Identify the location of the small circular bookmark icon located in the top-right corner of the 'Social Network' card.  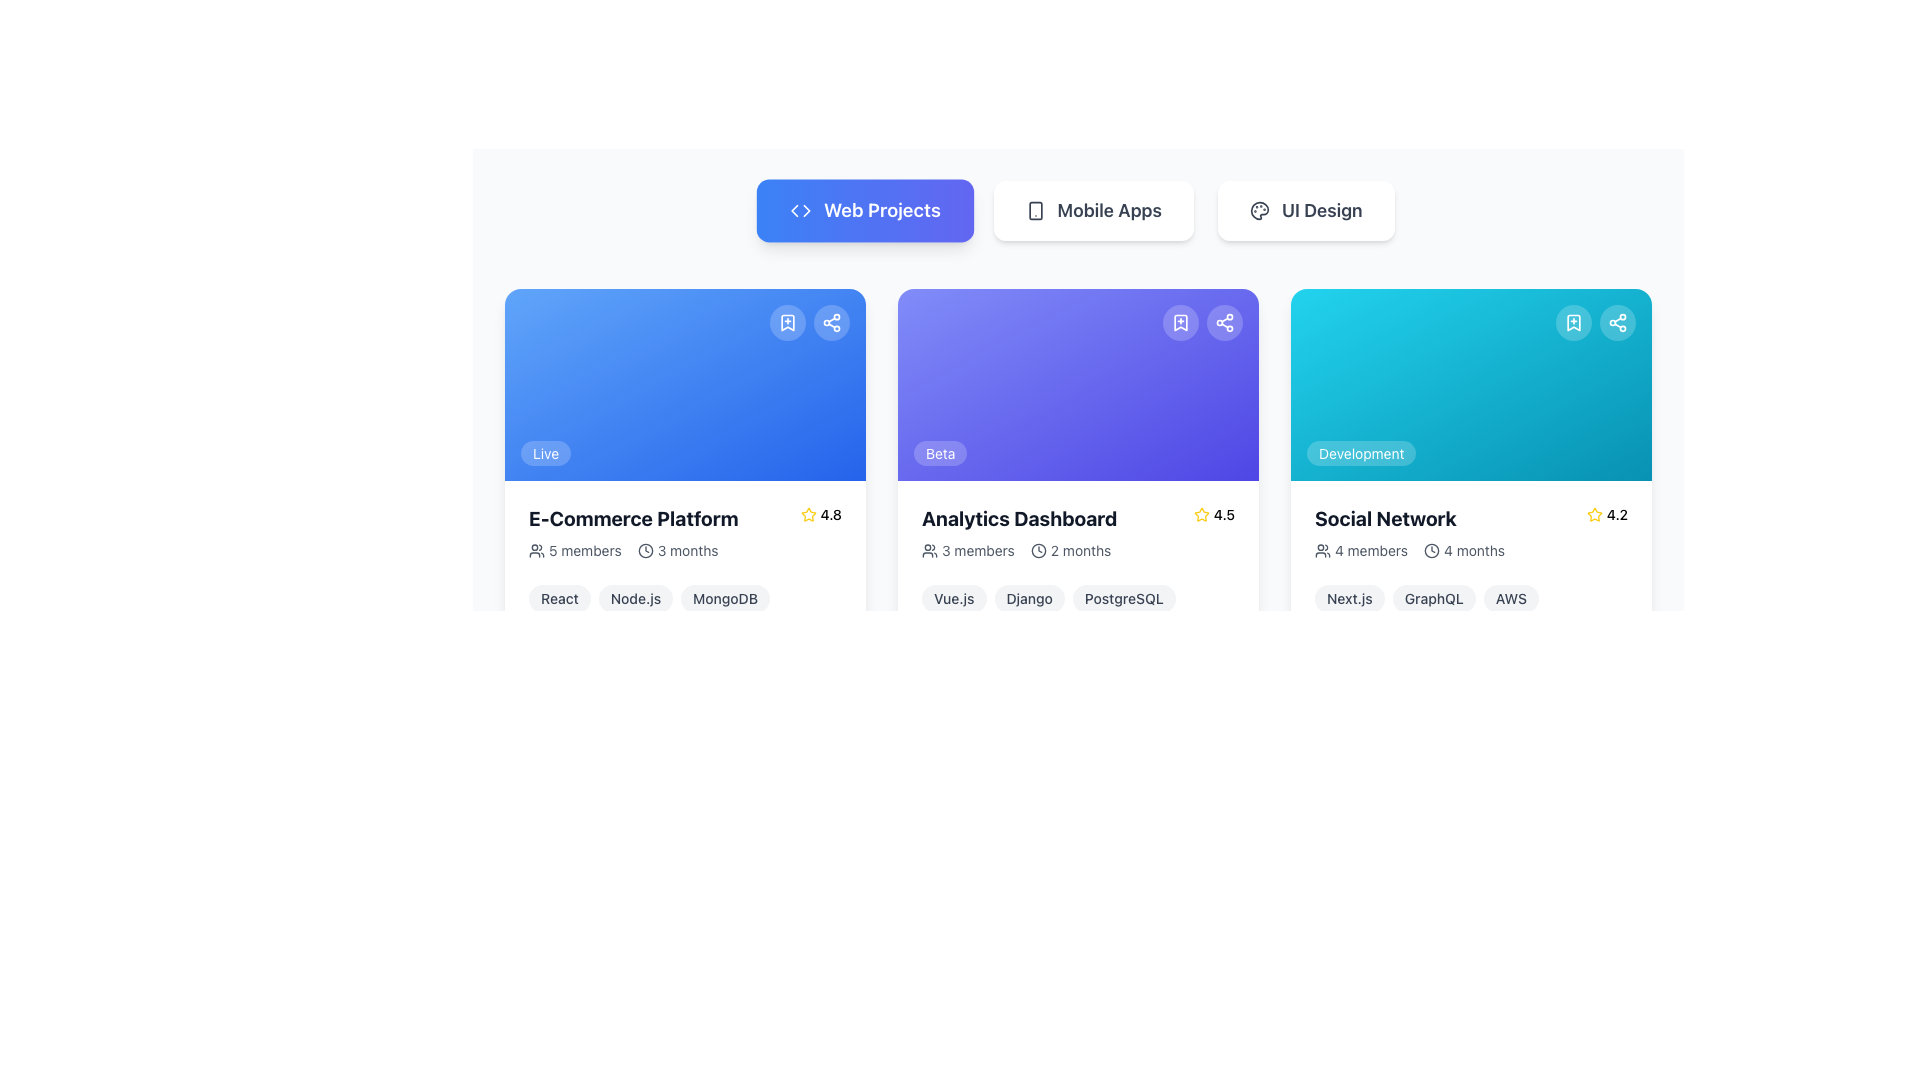
(1595, 322).